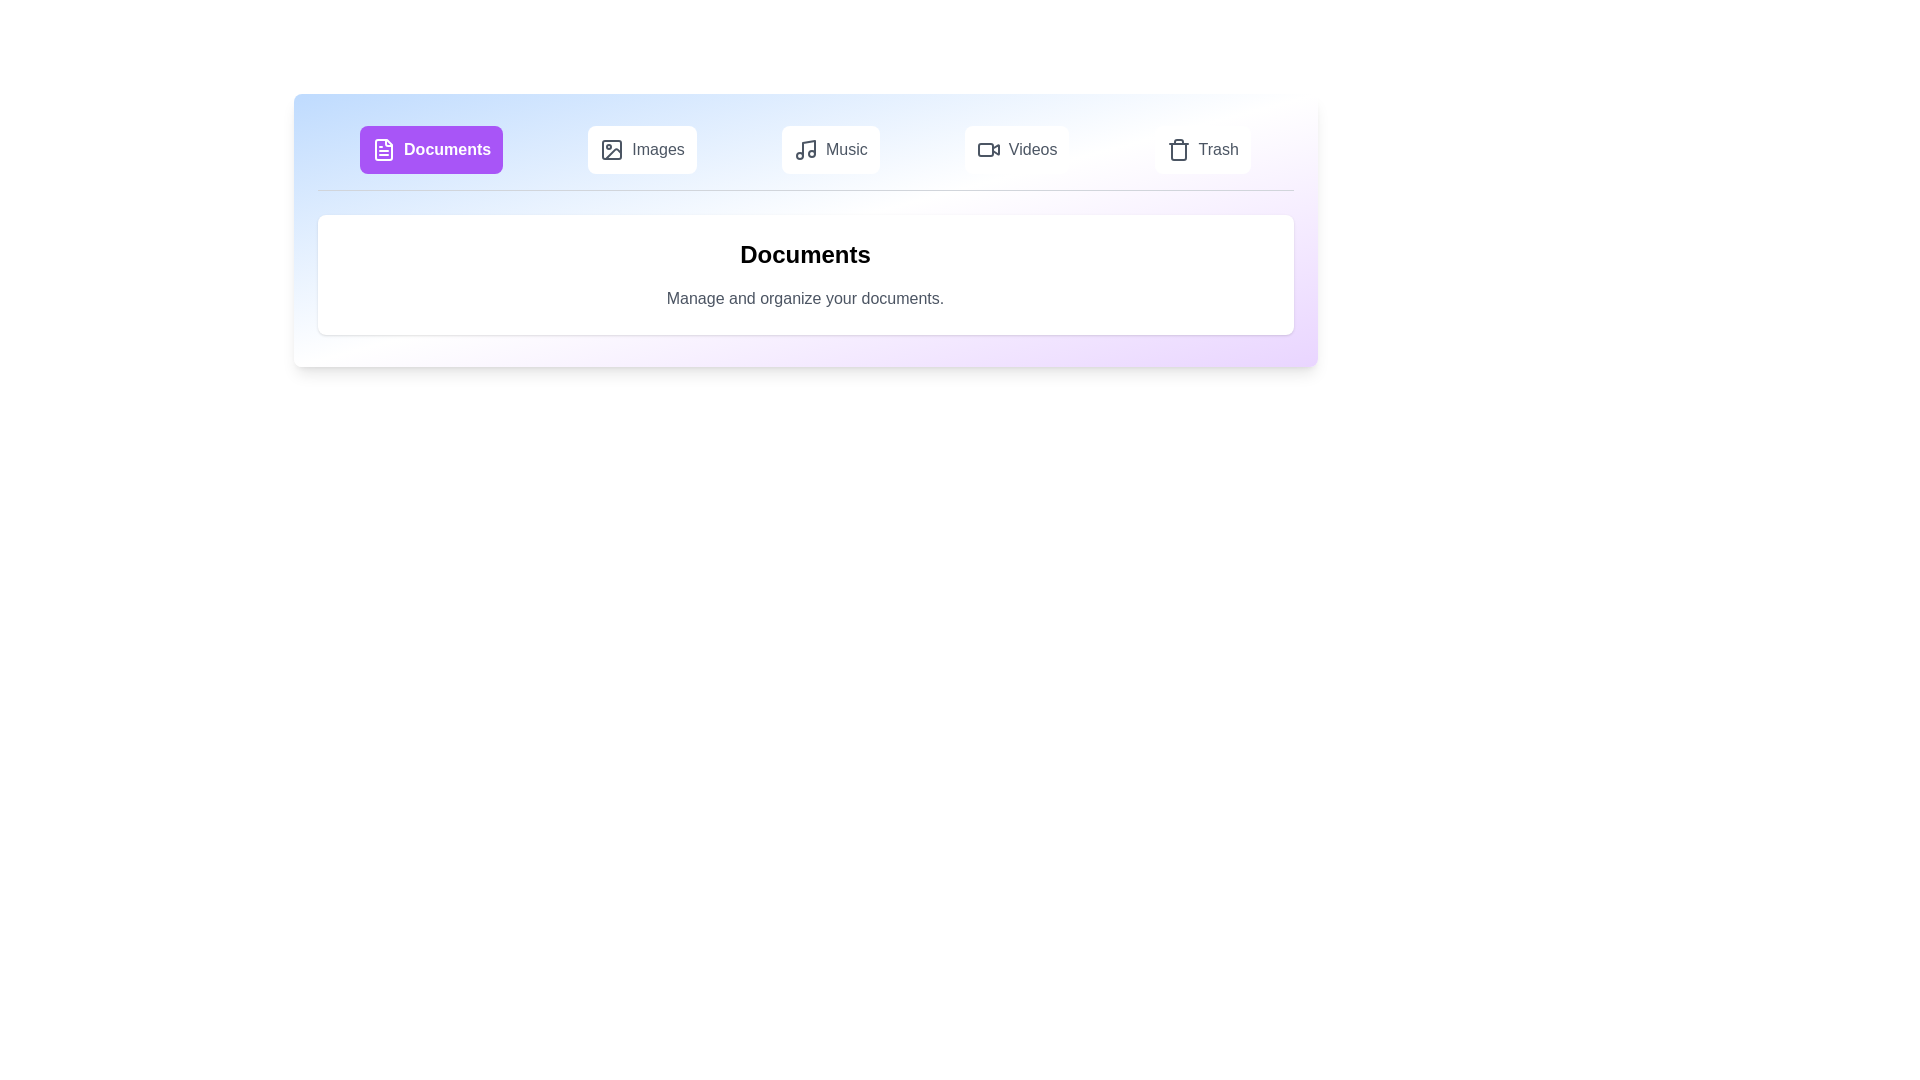  What do you see at coordinates (830, 149) in the screenshot?
I see `the tab labeled Music to preview its effect` at bounding box center [830, 149].